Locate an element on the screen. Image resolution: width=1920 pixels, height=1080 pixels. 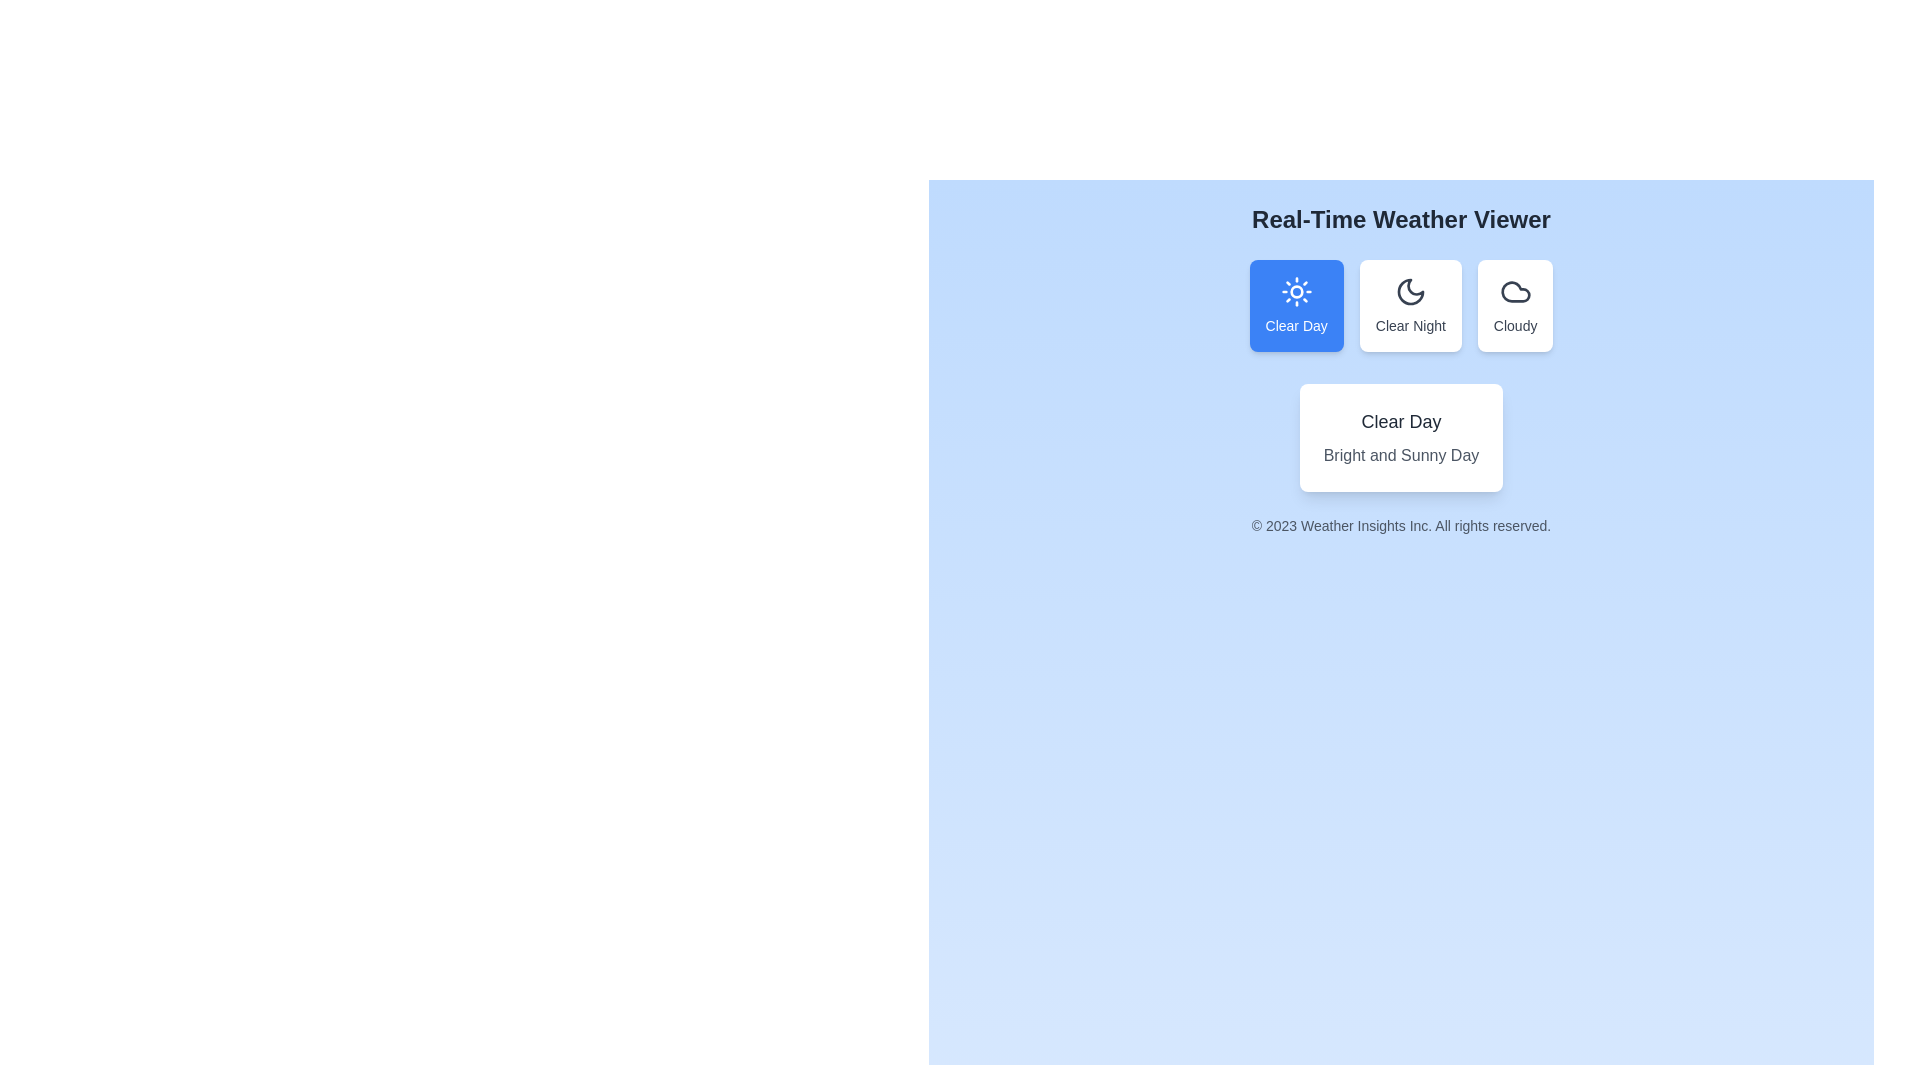
text 'Clear Day' from the label located at the center of the first blue rectangular card in the weather viewer interface is located at coordinates (1296, 325).